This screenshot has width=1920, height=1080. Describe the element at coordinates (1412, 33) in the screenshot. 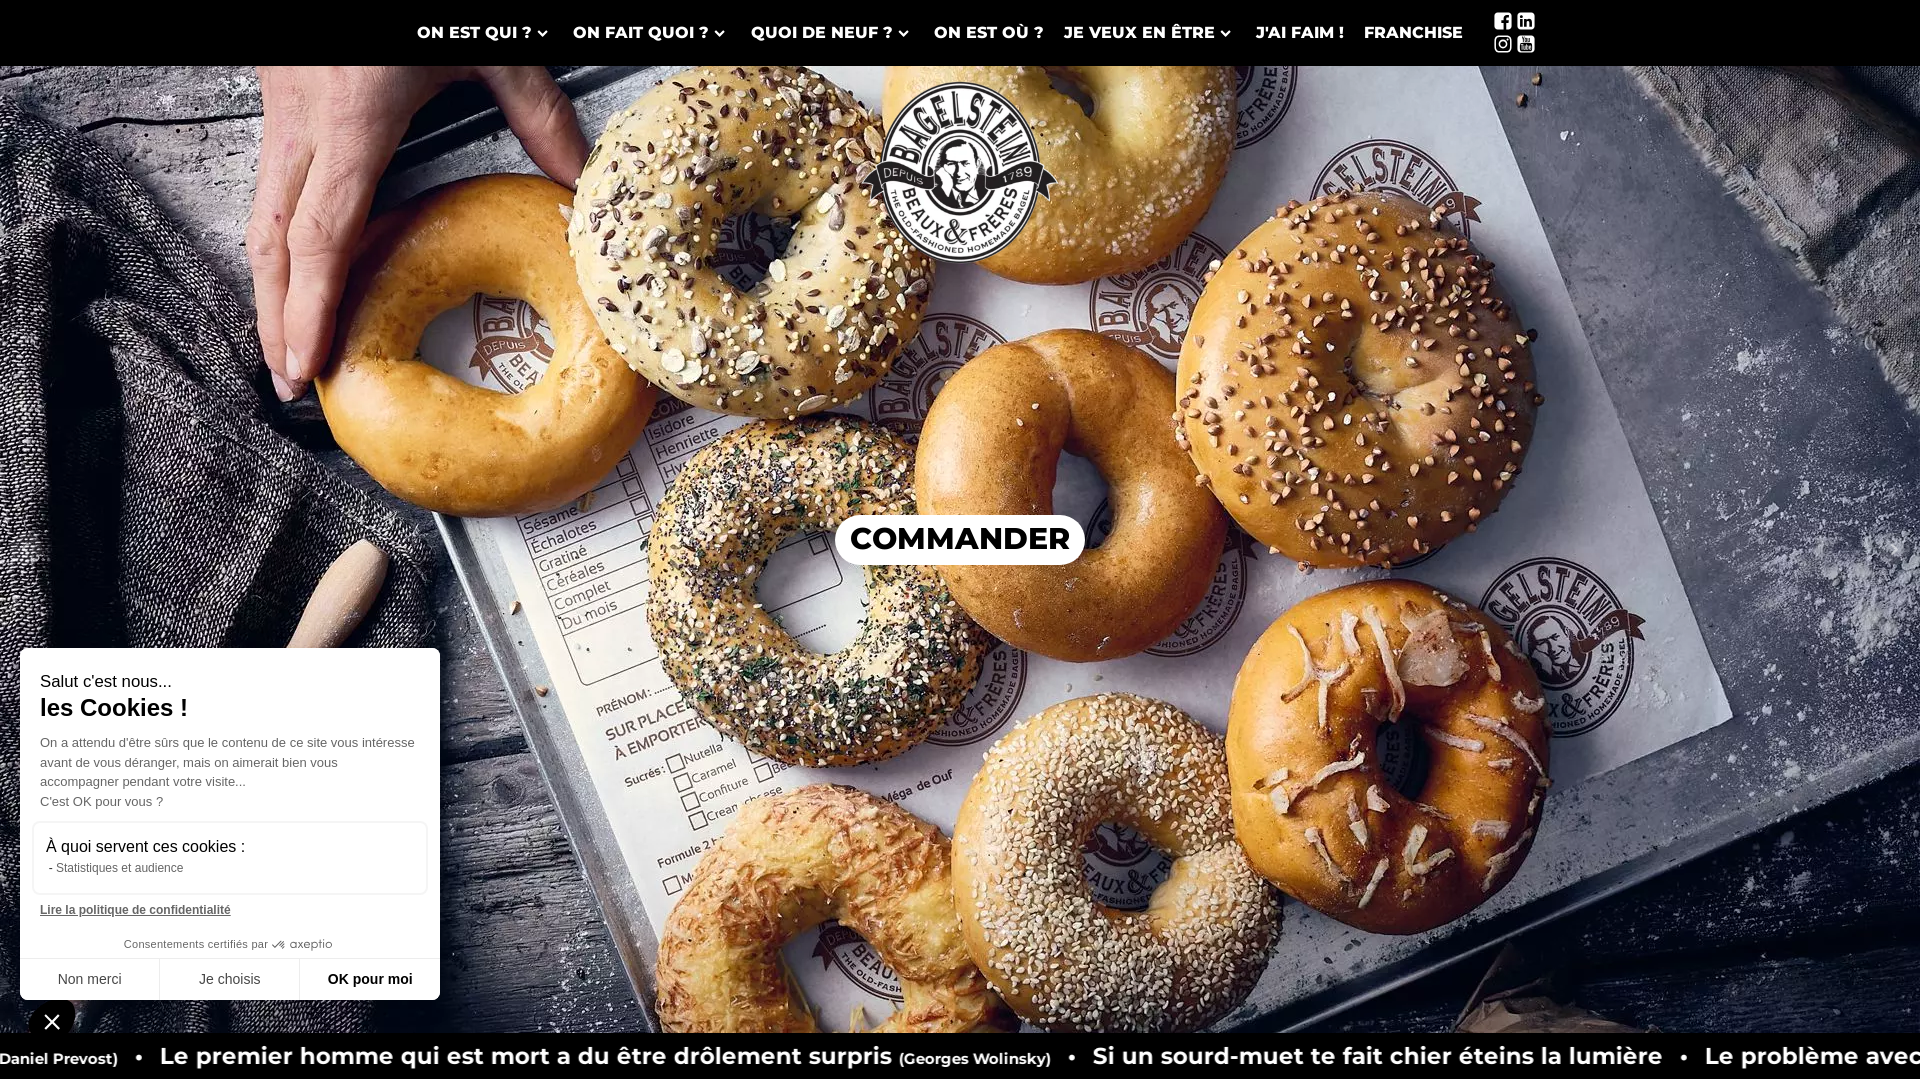

I see `'FRANCHISE'` at that location.